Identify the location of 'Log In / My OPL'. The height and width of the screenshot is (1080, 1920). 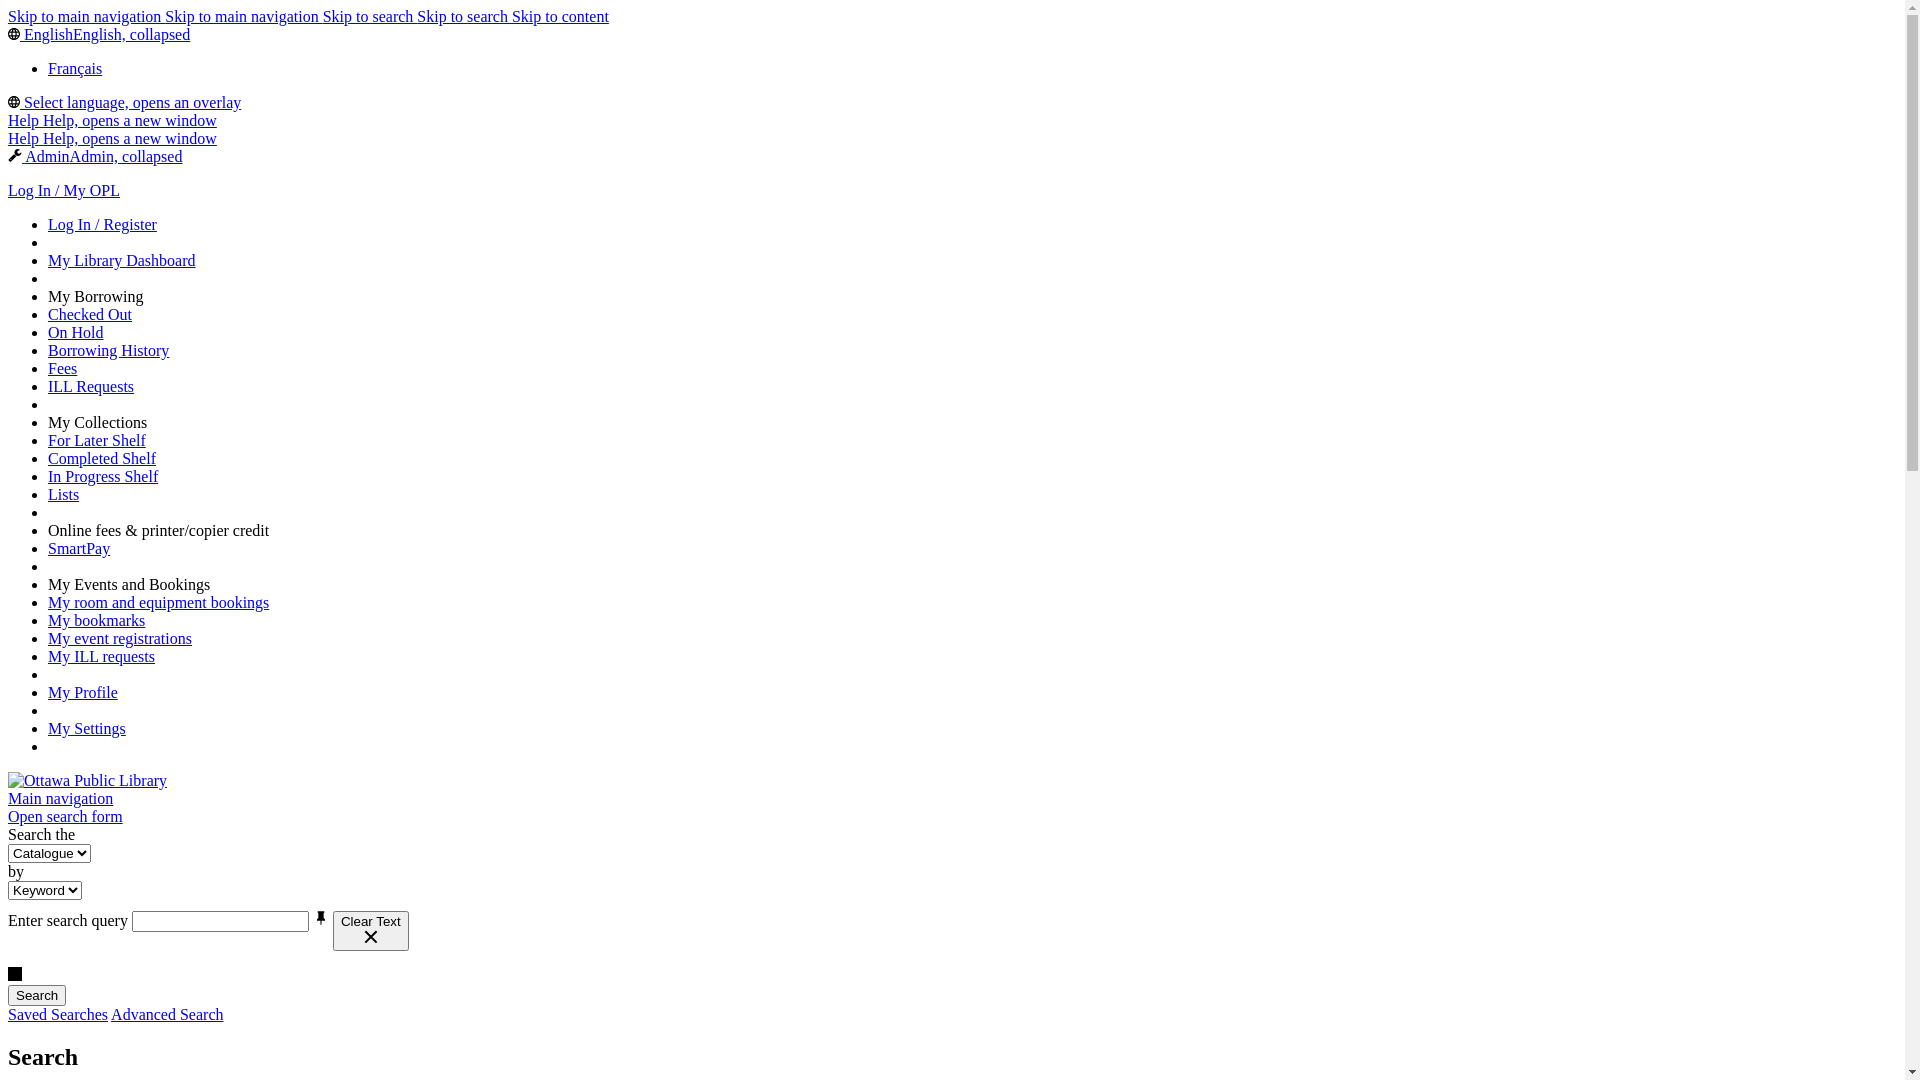
(63, 190).